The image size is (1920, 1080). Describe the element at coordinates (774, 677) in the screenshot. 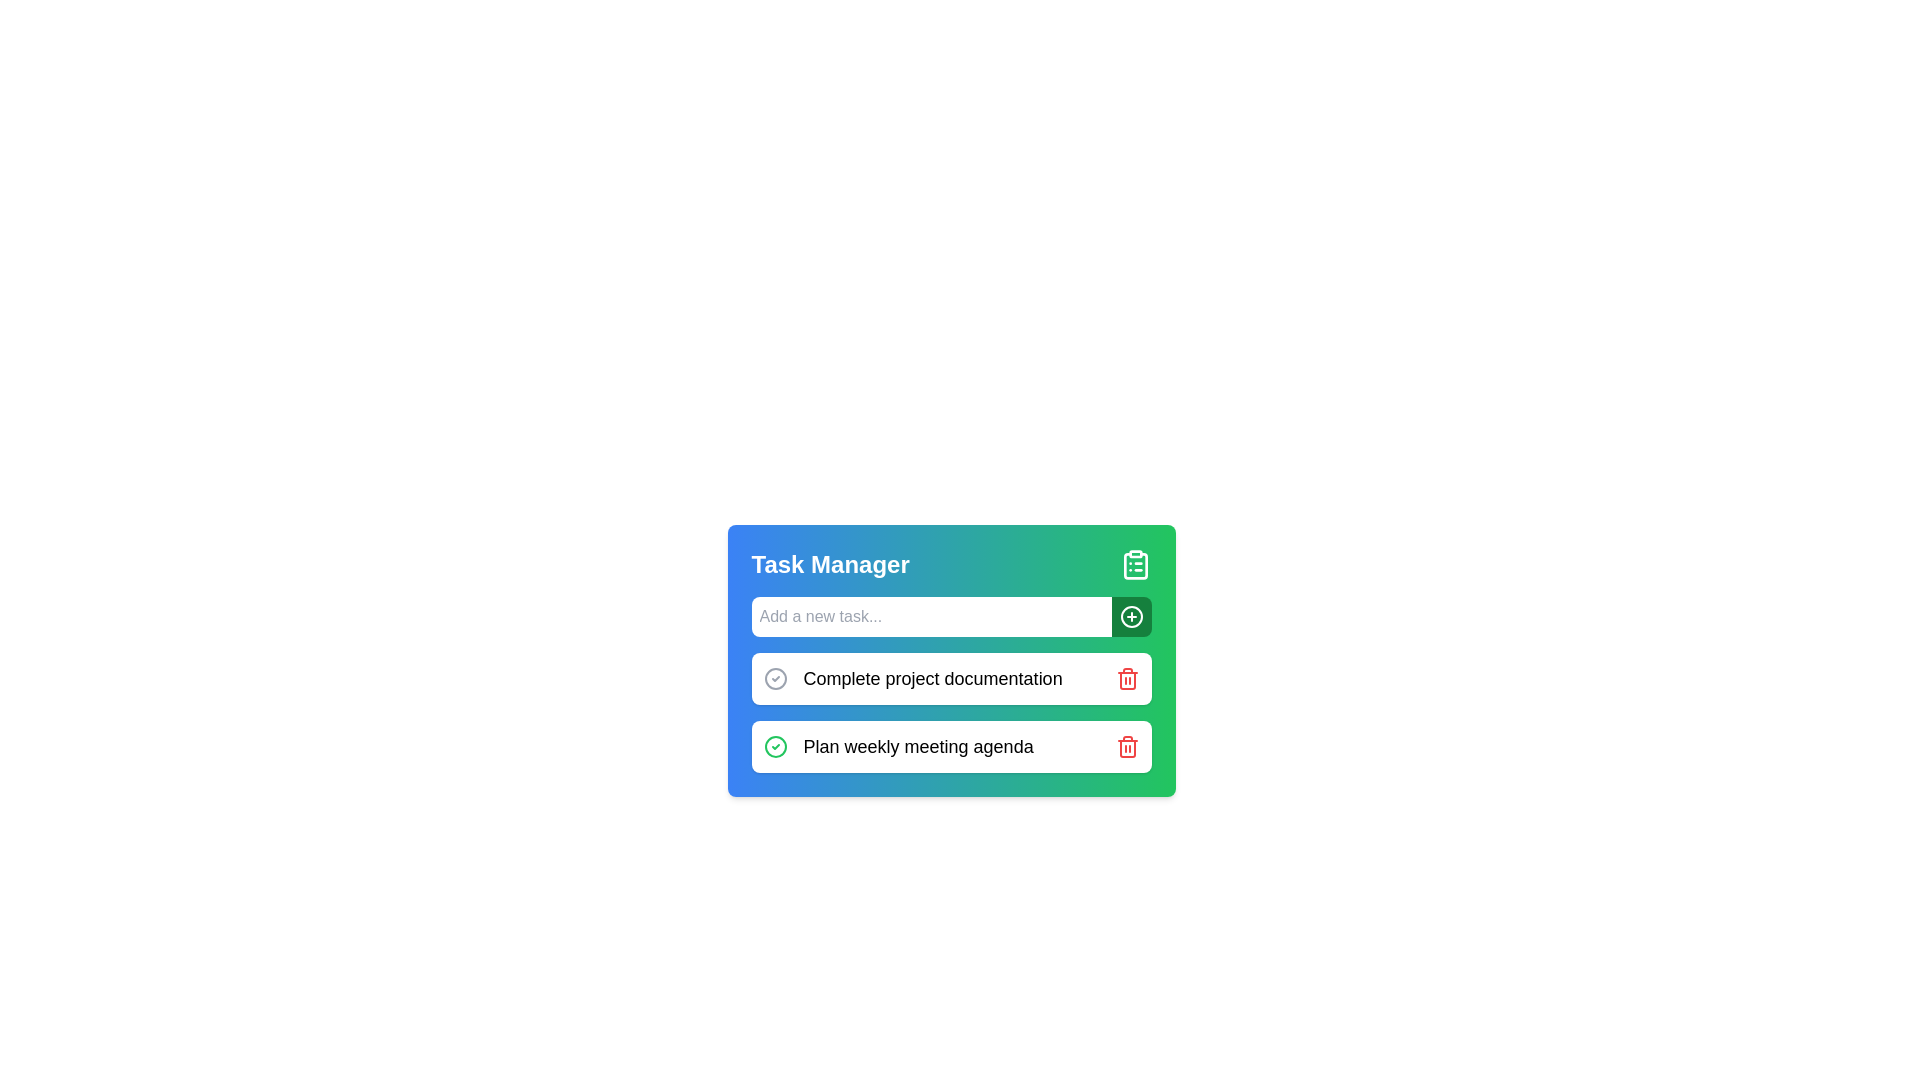

I see `the SVG Circle Element that represents the status indicator for the task 'Plan weekly meeting agenda'` at that location.